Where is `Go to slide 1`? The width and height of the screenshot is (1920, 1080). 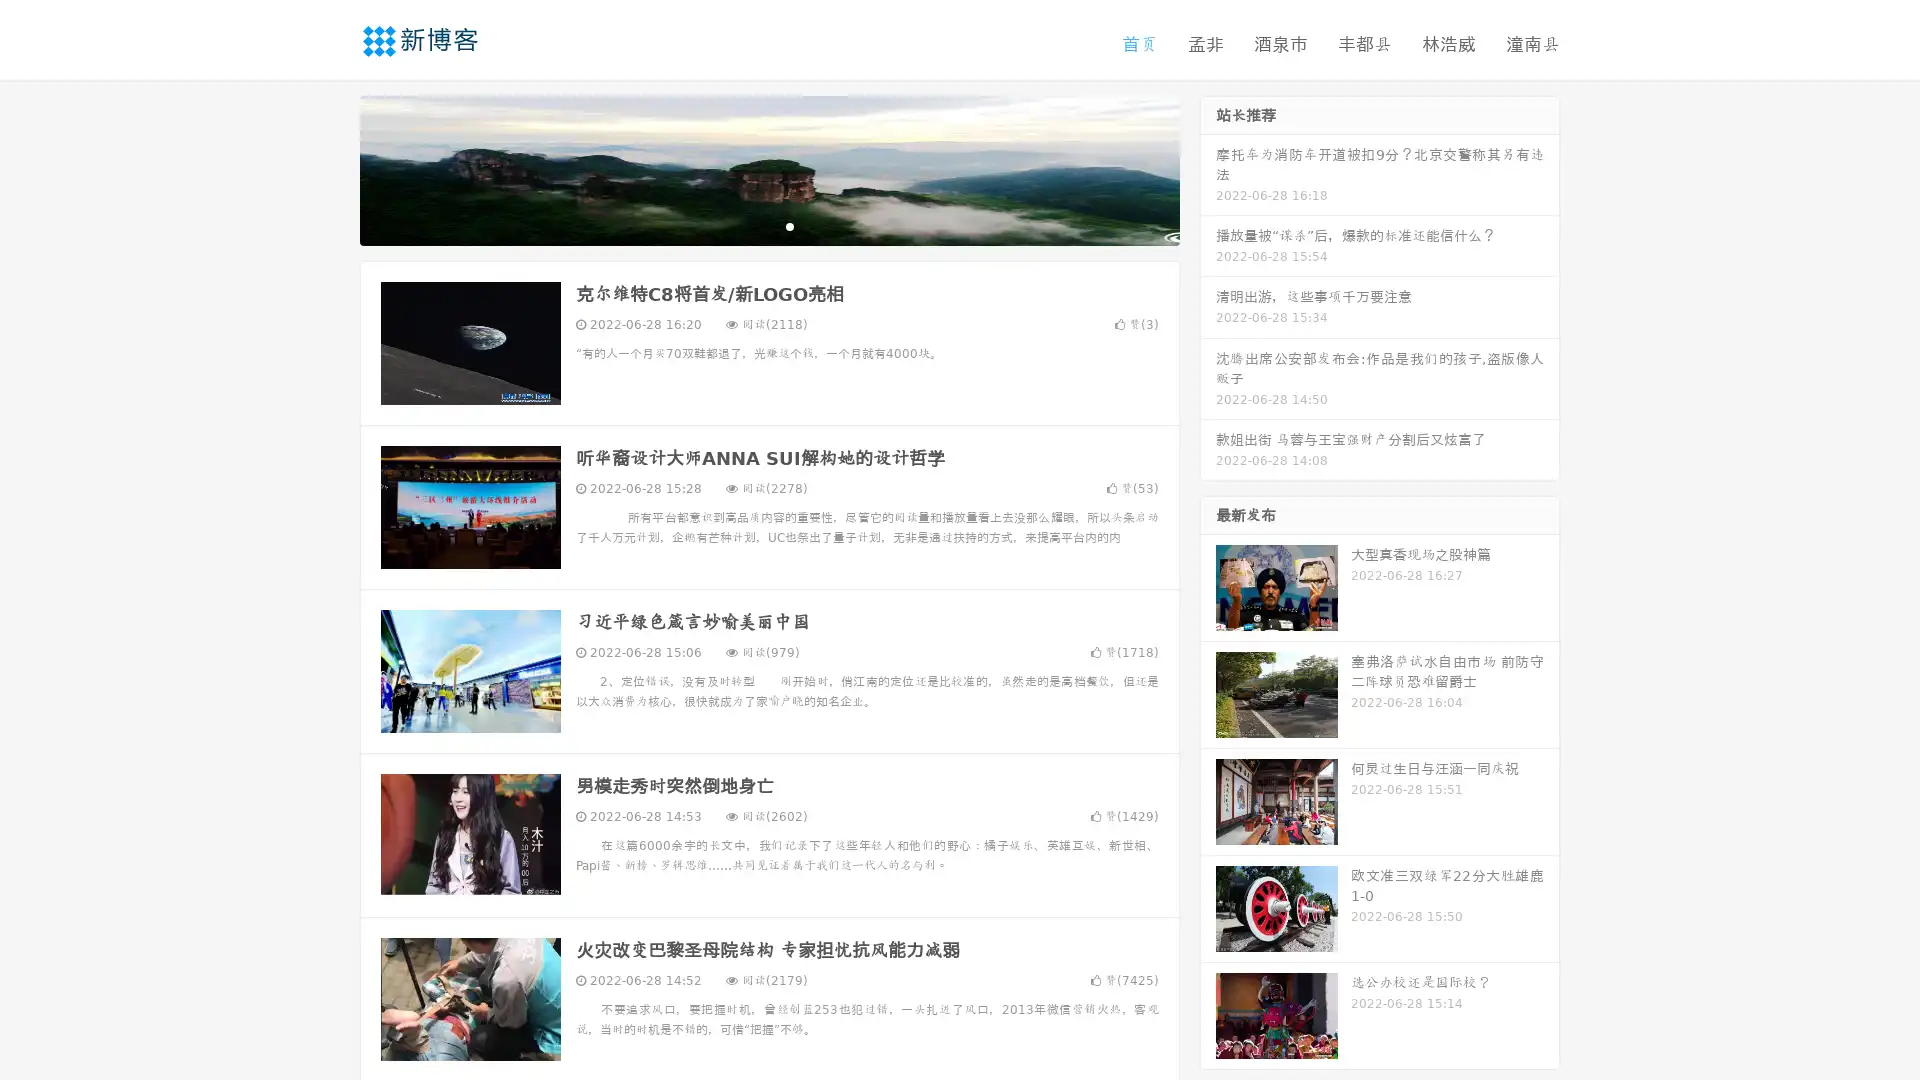
Go to slide 1 is located at coordinates (748, 225).